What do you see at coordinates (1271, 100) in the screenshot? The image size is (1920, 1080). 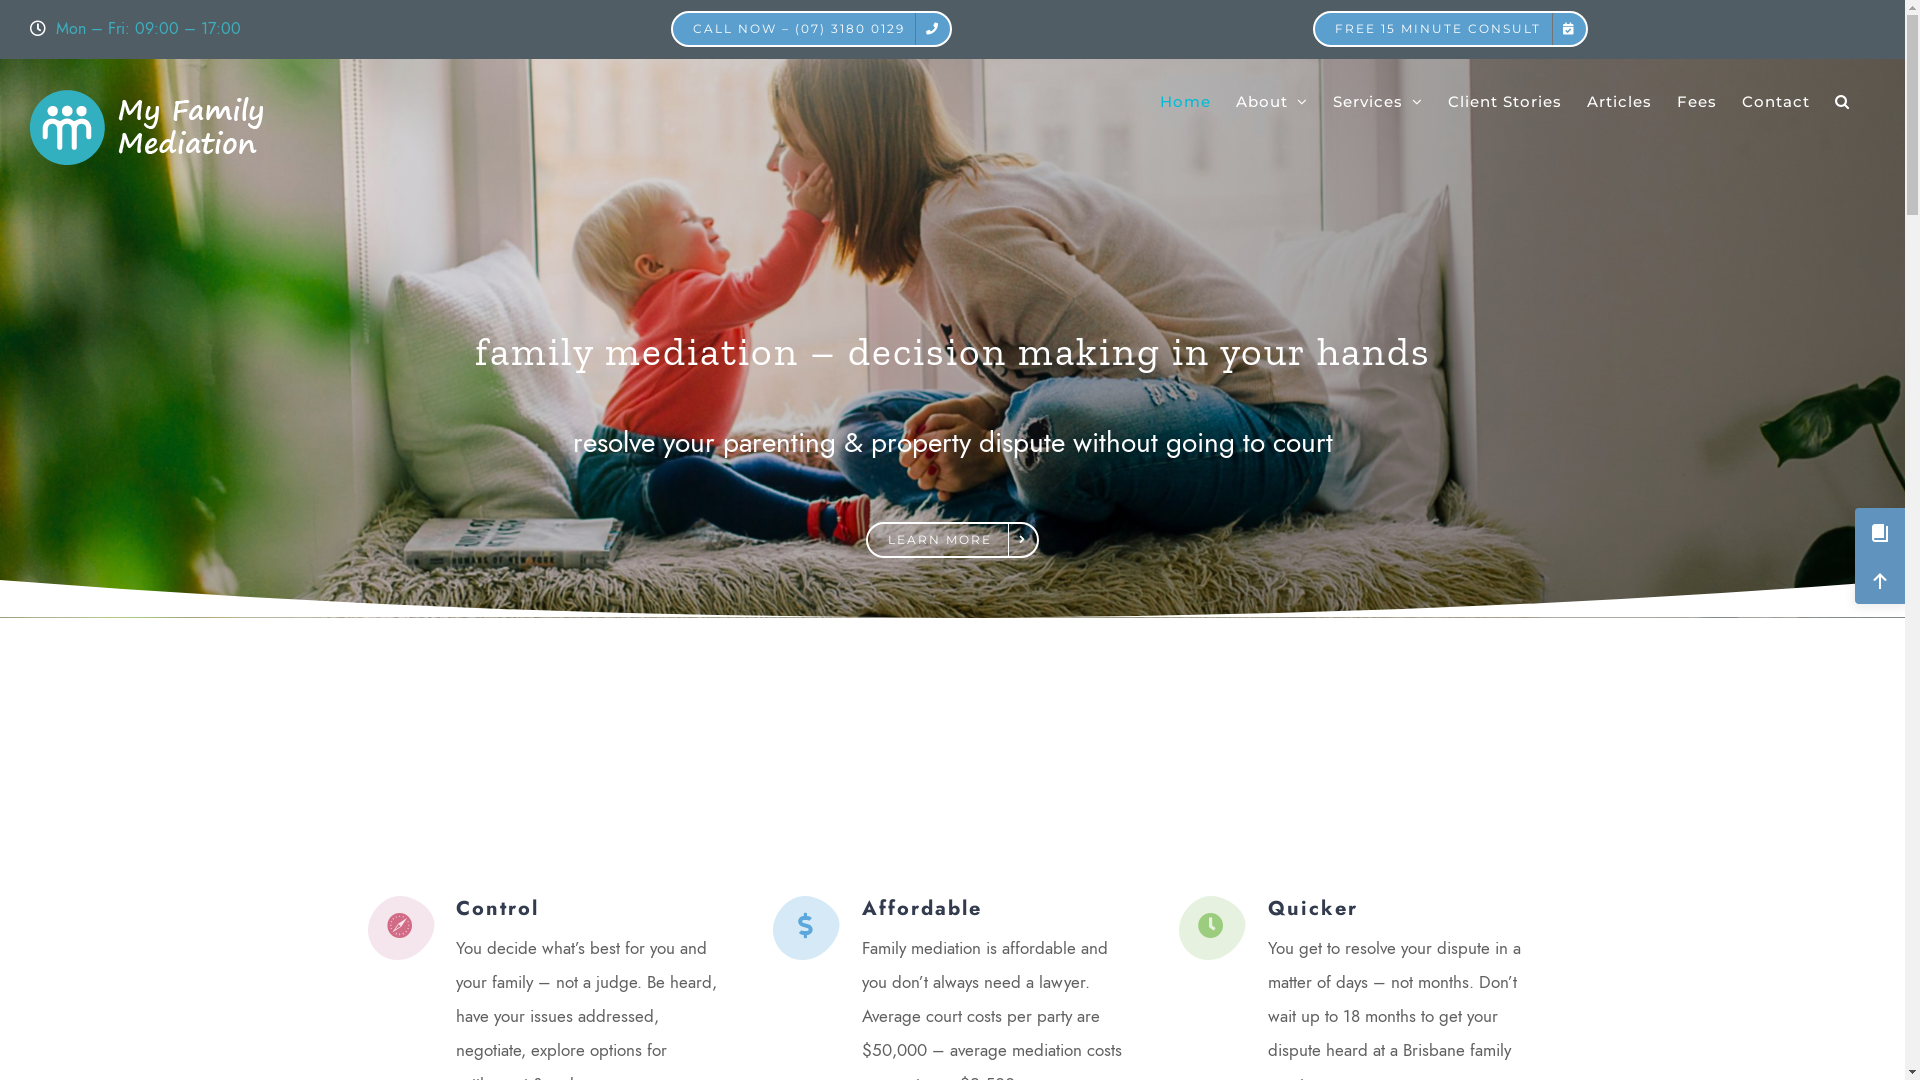 I see `'About'` at bounding box center [1271, 100].